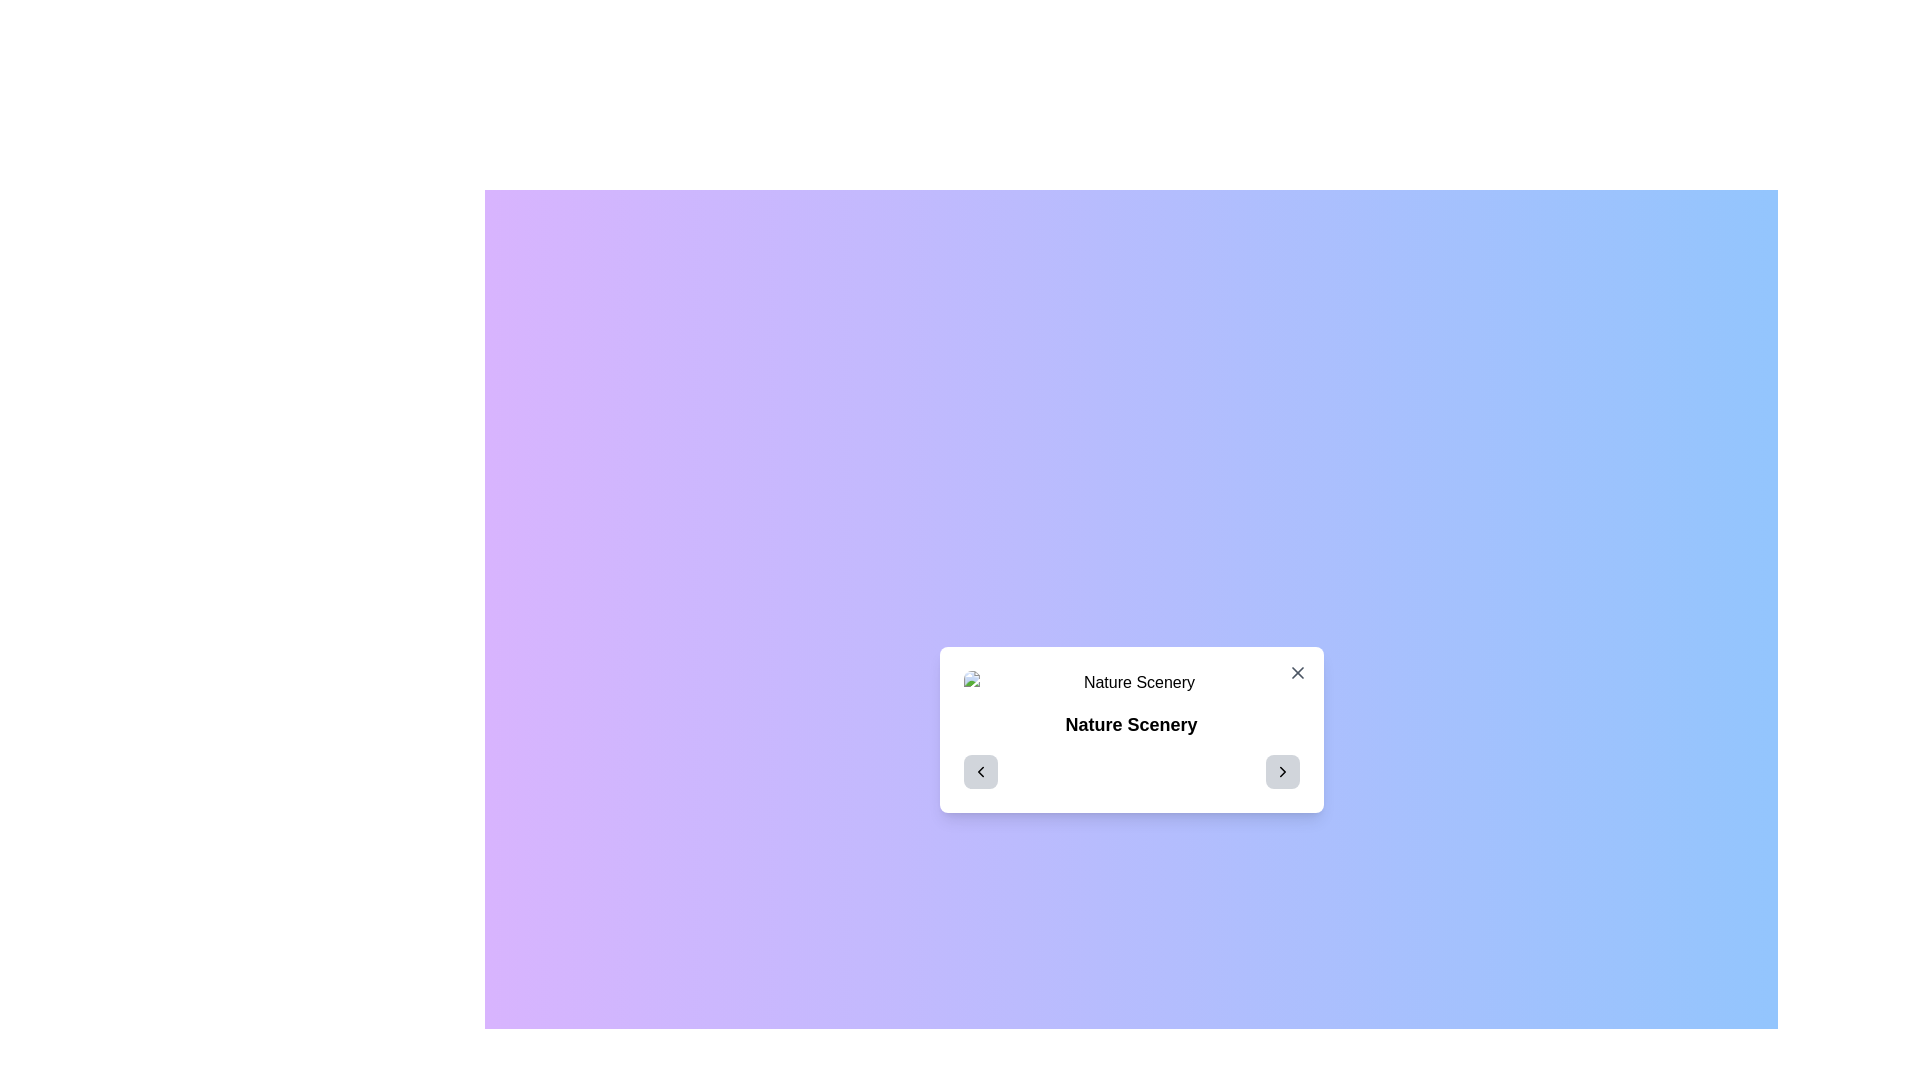 This screenshot has width=1920, height=1080. I want to click on the close icon located at the top right corner of the card, so click(1297, 672).